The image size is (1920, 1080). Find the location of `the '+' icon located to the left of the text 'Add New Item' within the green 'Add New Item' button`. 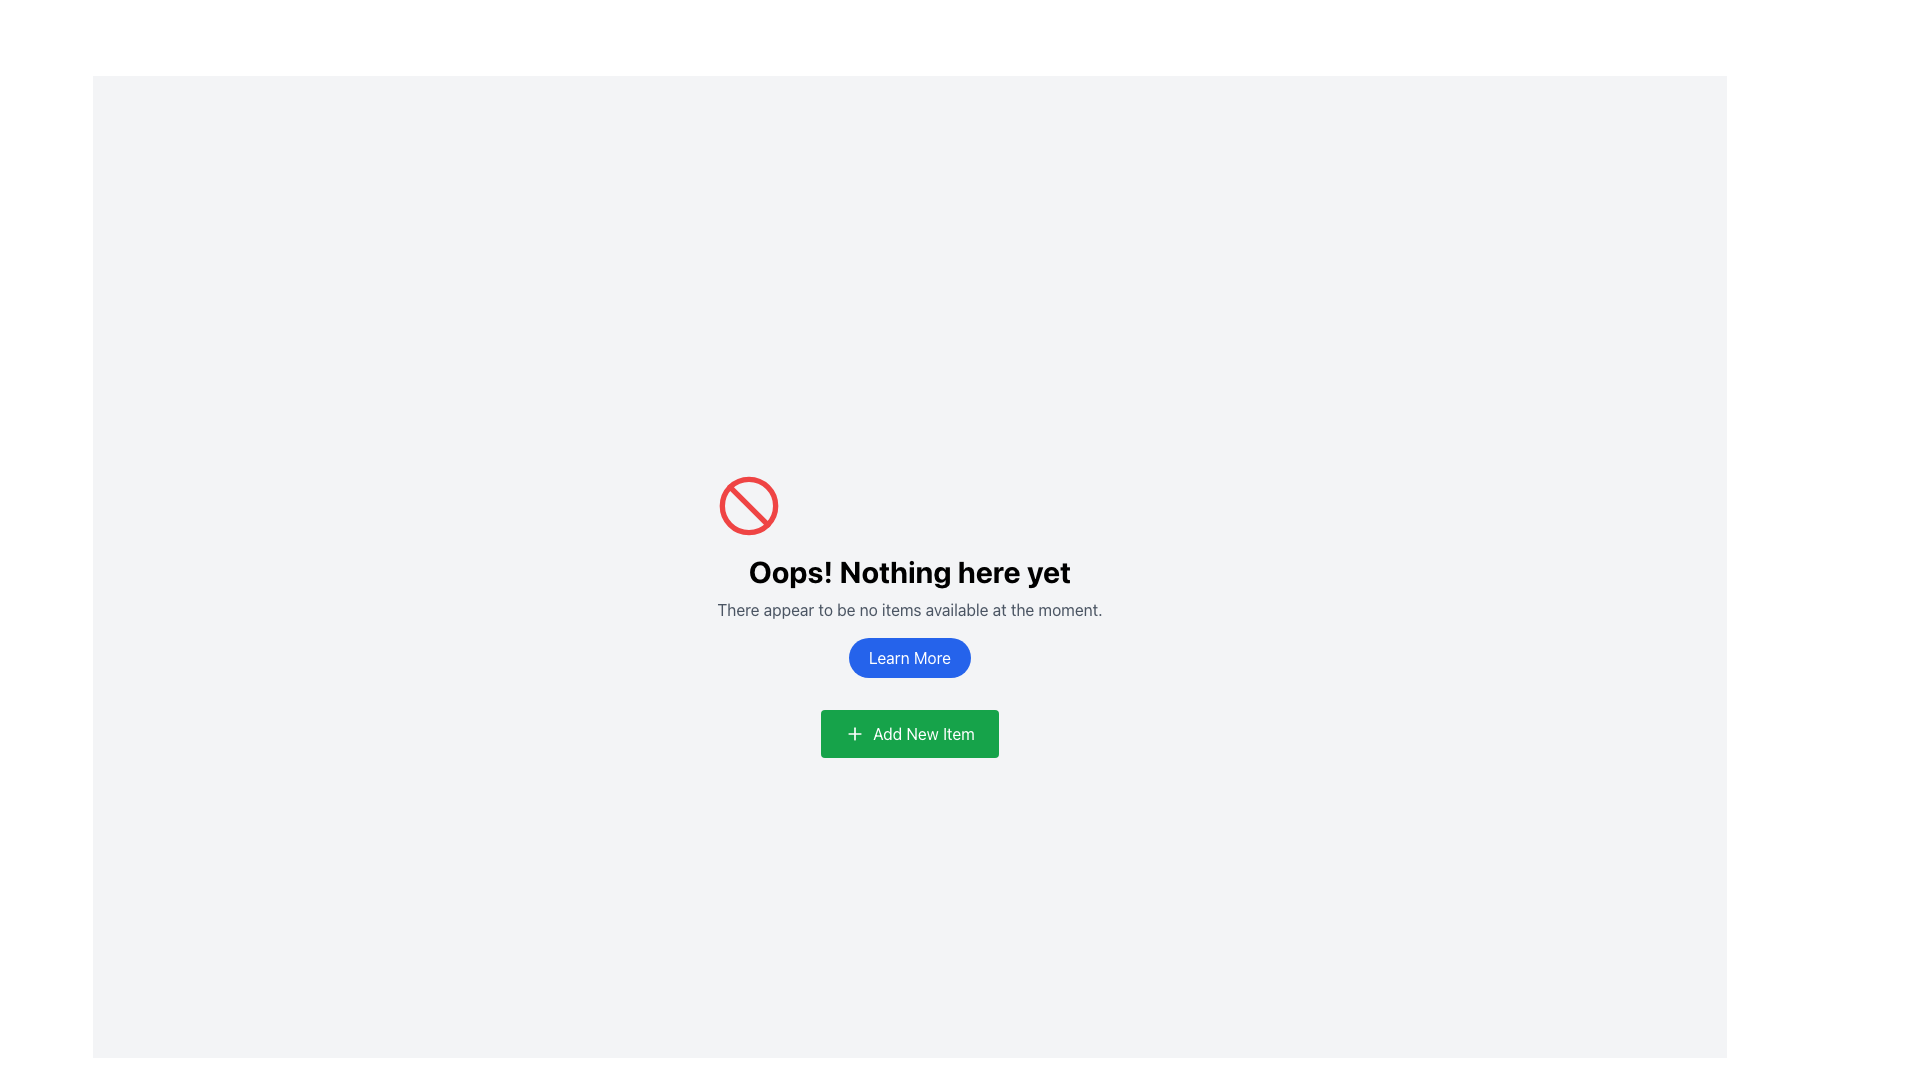

the '+' icon located to the left of the text 'Add New Item' within the green 'Add New Item' button is located at coordinates (855, 733).